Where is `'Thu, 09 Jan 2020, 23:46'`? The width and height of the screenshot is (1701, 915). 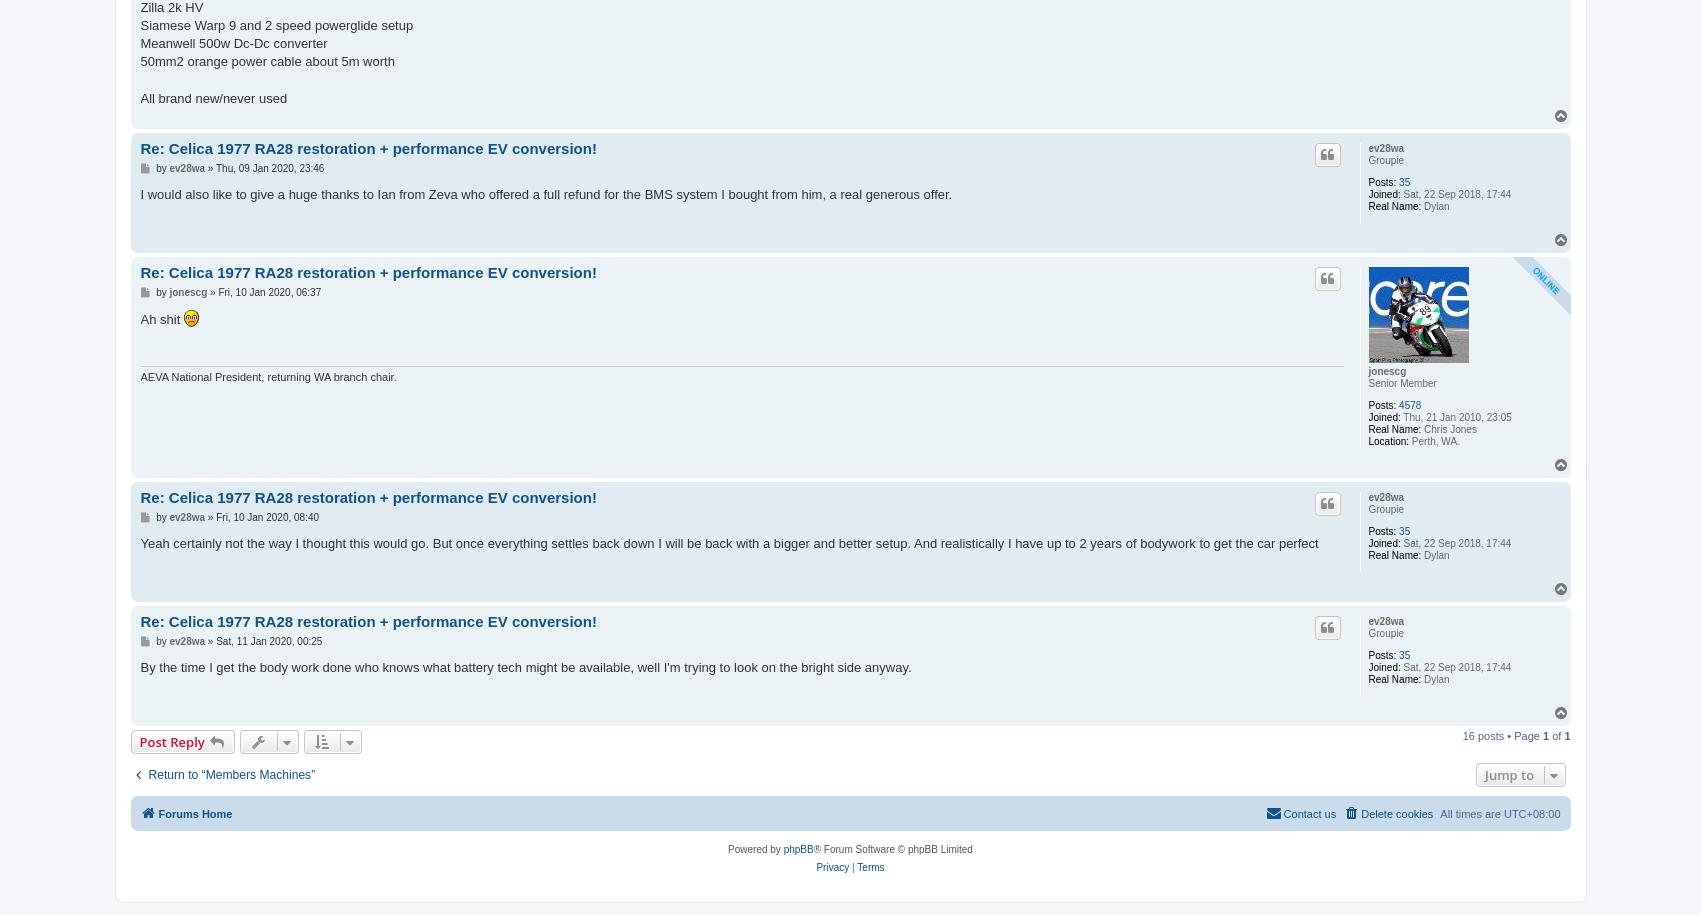
'Thu, 09 Jan 2020, 23:46' is located at coordinates (215, 166).